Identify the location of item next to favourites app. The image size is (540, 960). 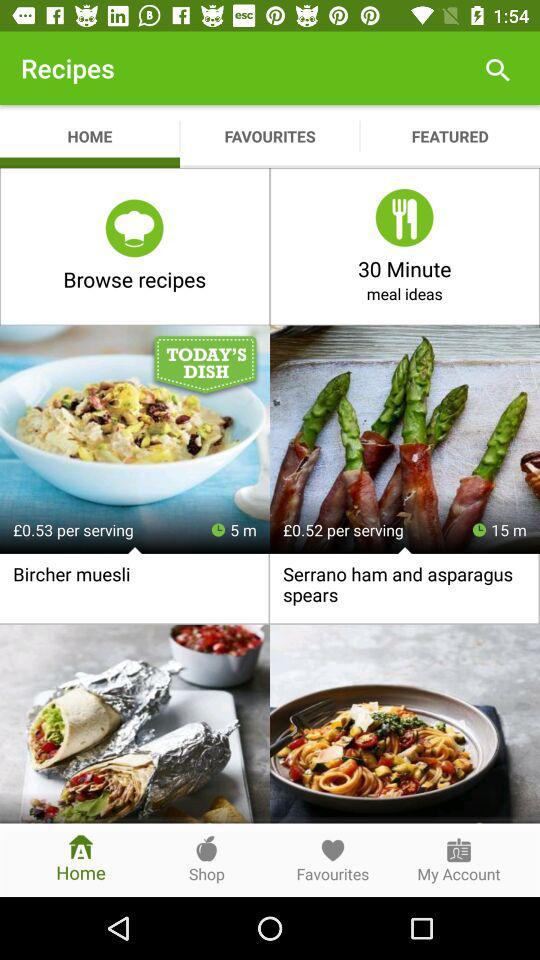
(496, 68).